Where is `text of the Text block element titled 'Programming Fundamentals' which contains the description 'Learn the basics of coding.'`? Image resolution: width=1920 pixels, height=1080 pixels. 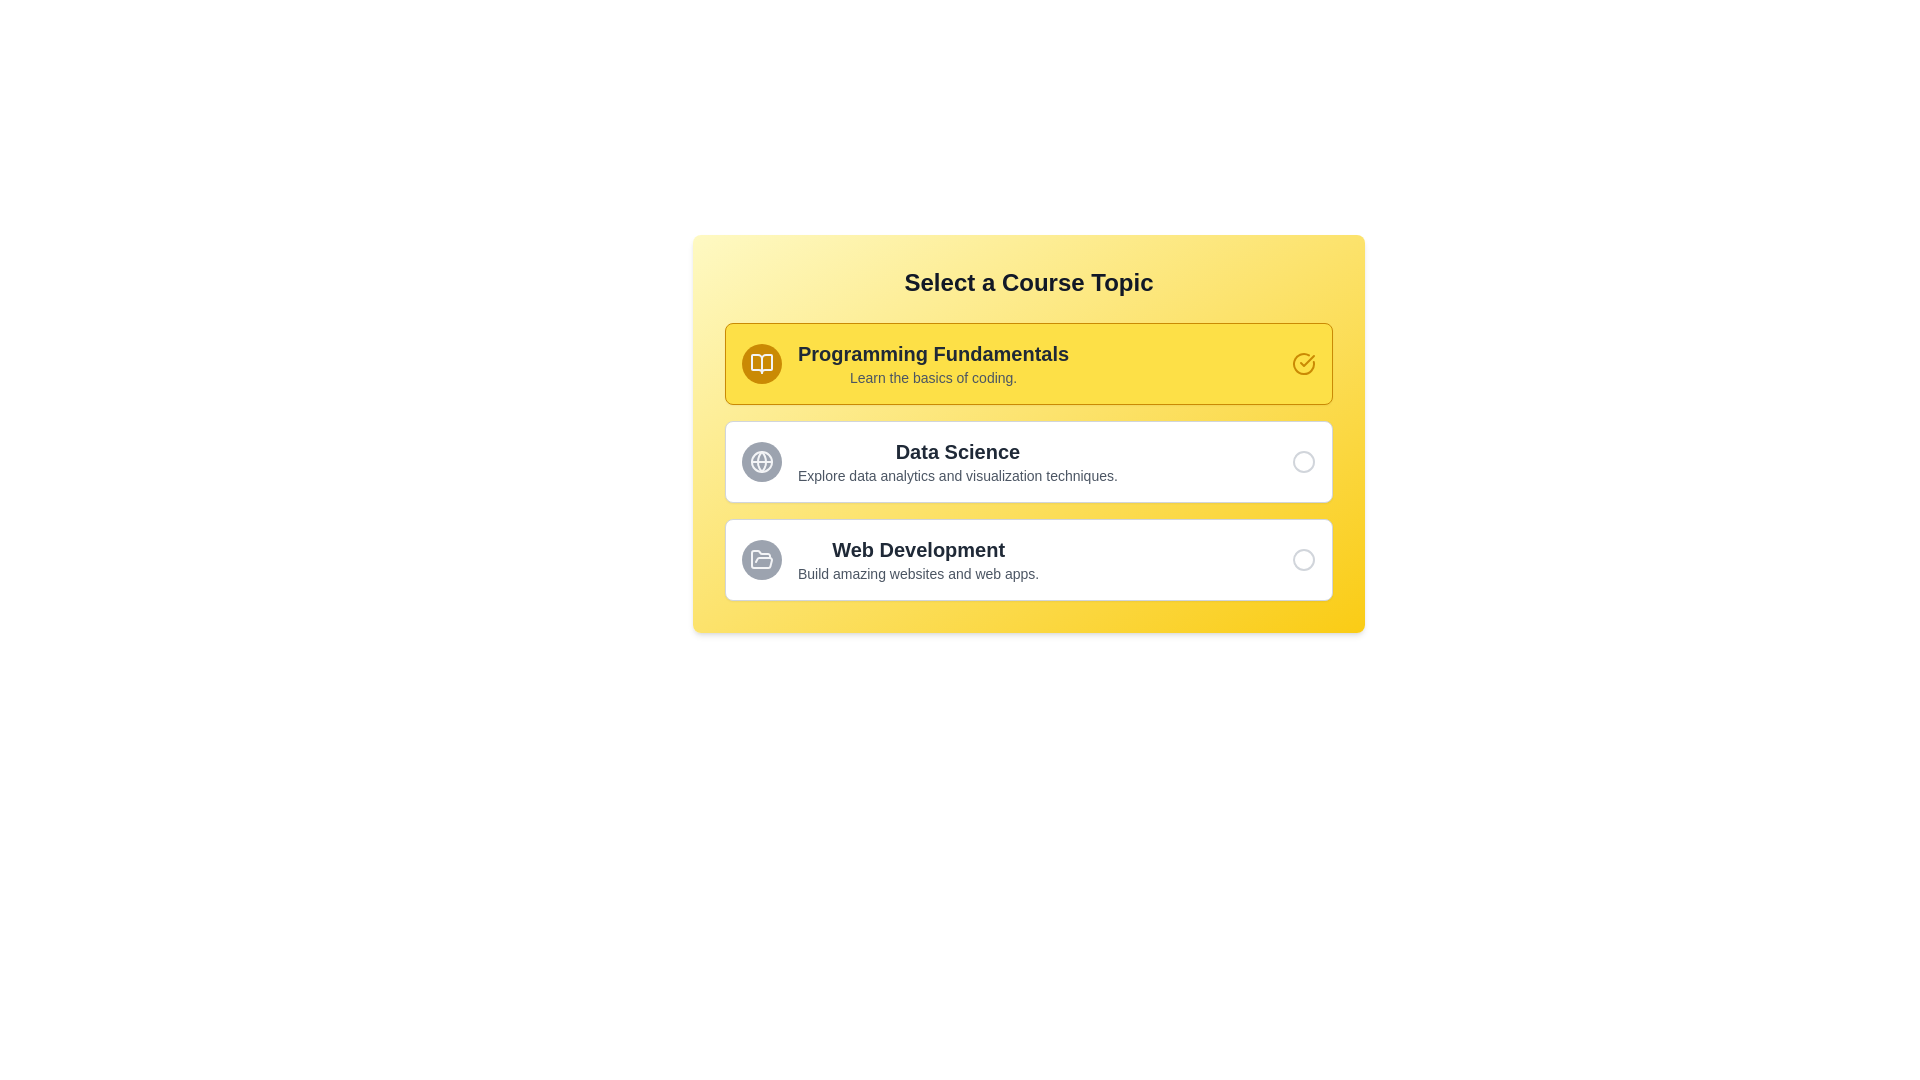 text of the Text block element titled 'Programming Fundamentals' which contains the description 'Learn the basics of coding.' is located at coordinates (932, 363).